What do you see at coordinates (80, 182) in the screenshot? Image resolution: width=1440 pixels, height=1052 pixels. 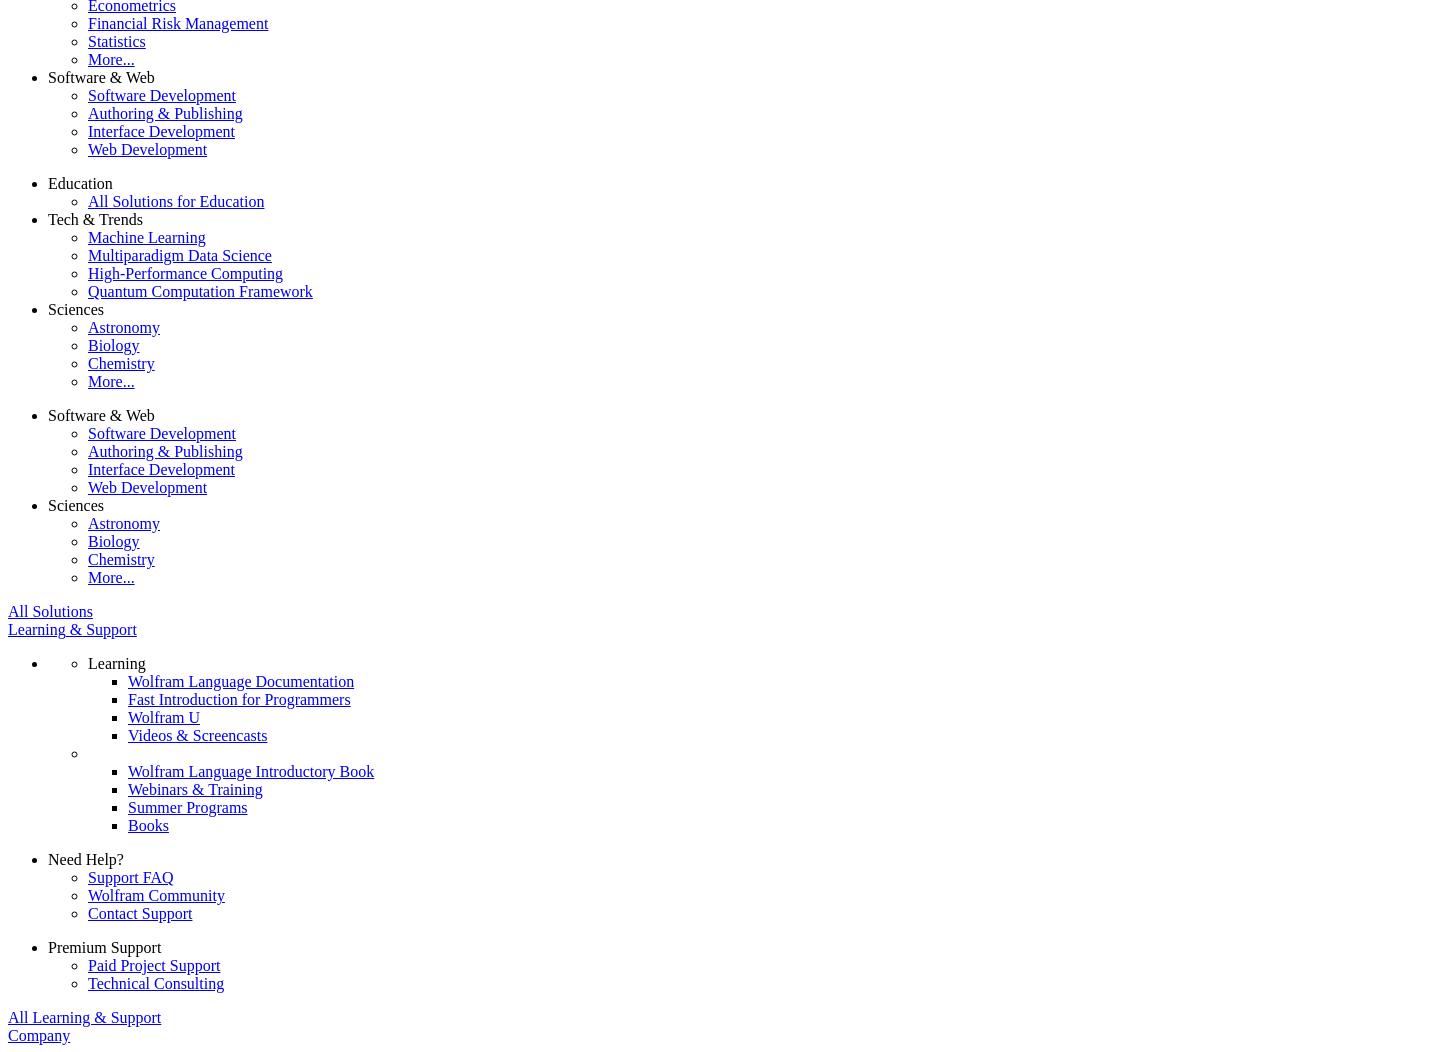 I see `'Education'` at bounding box center [80, 182].